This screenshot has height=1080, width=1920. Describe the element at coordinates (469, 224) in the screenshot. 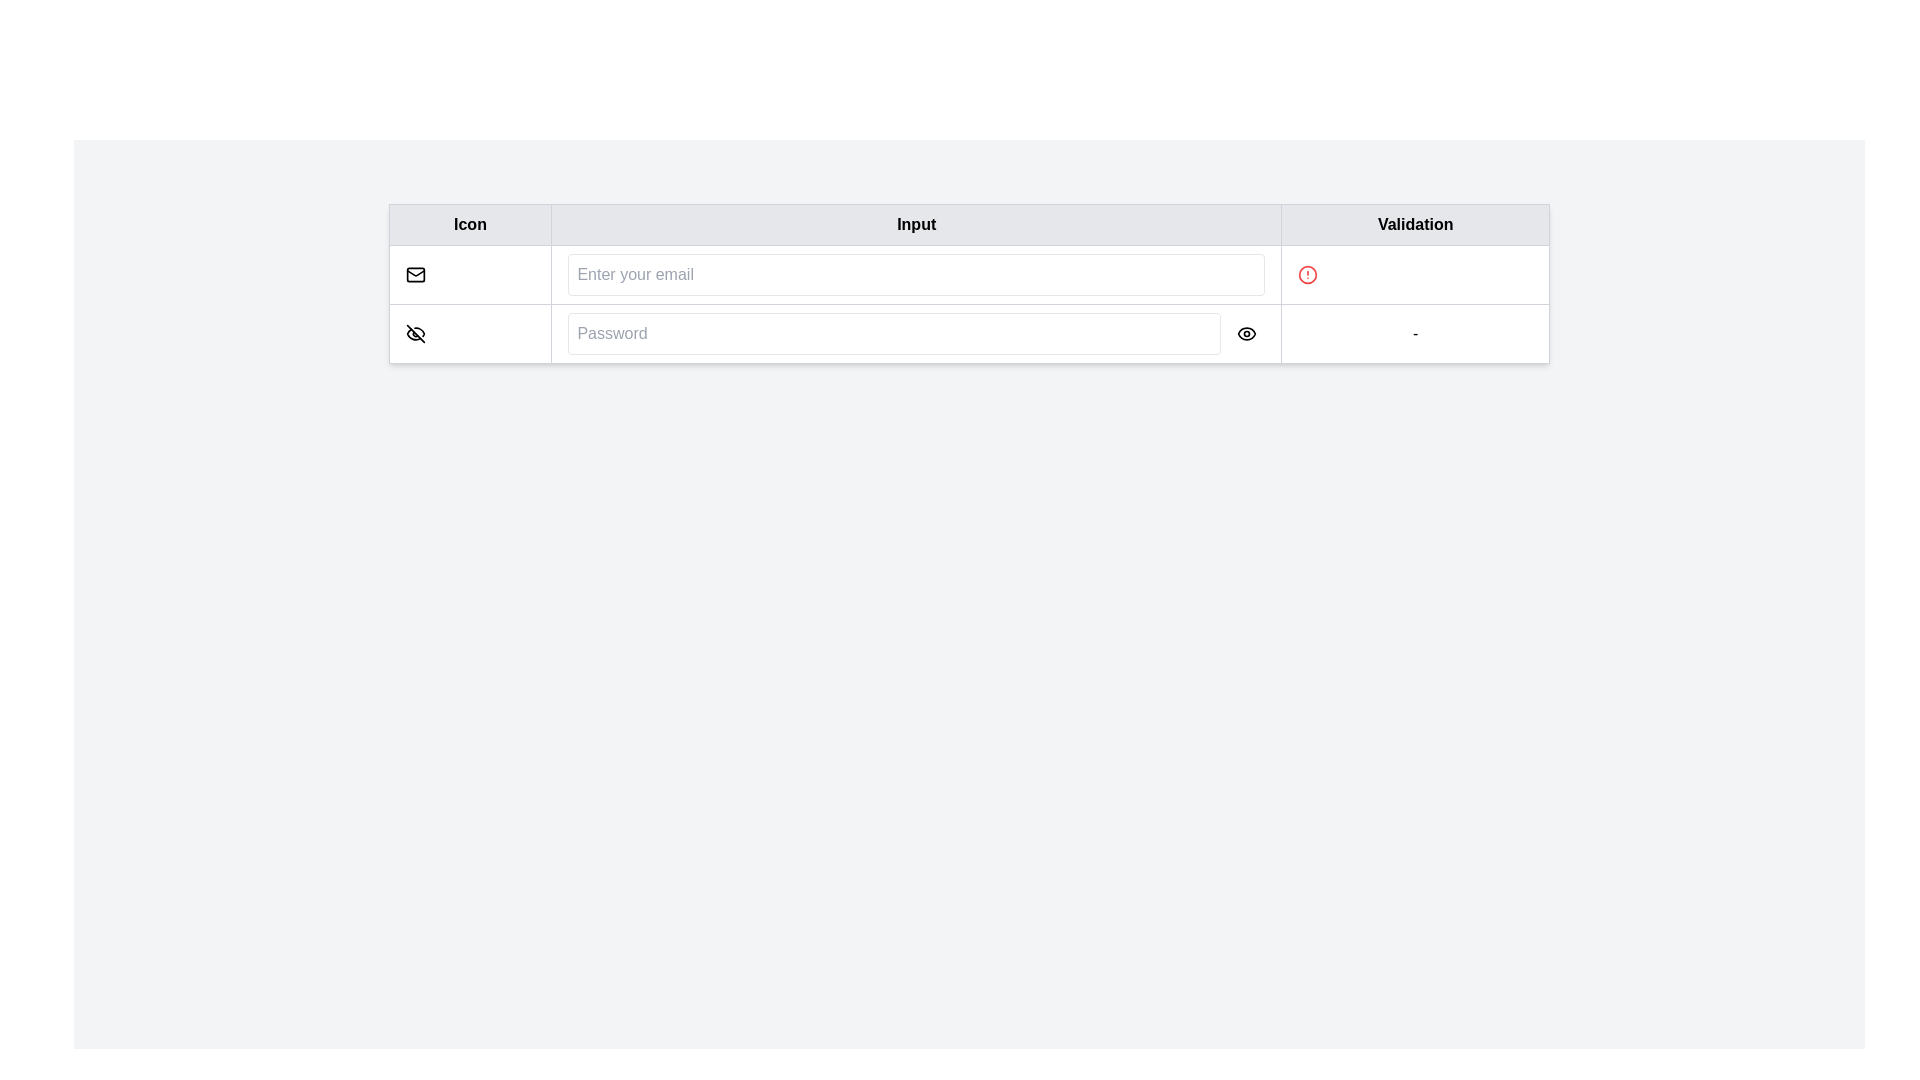

I see `the Static Label or Header with the text 'Icon', which is located in the first column of a three-column layout at the top-left position` at that location.